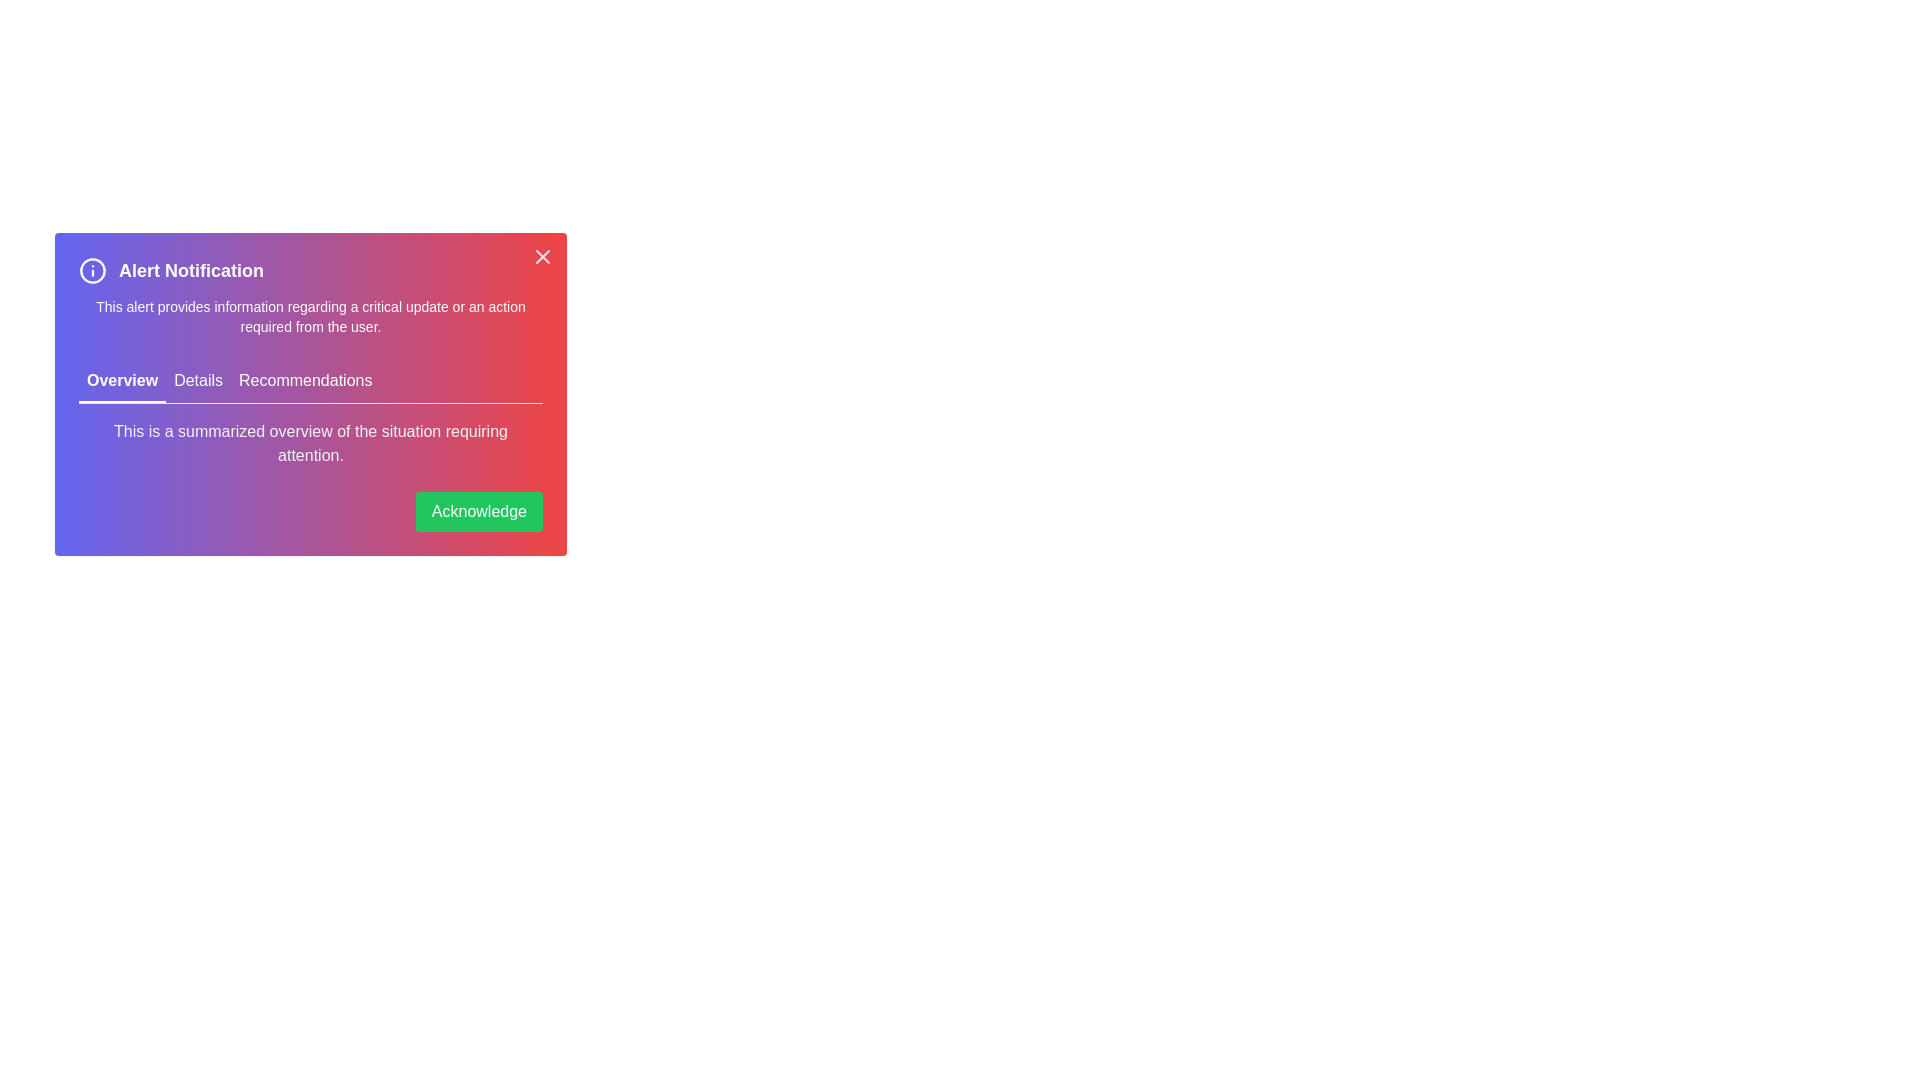  What do you see at coordinates (542, 256) in the screenshot?
I see `the close button located at the top-right corner of the alert` at bounding box center [542, 256].